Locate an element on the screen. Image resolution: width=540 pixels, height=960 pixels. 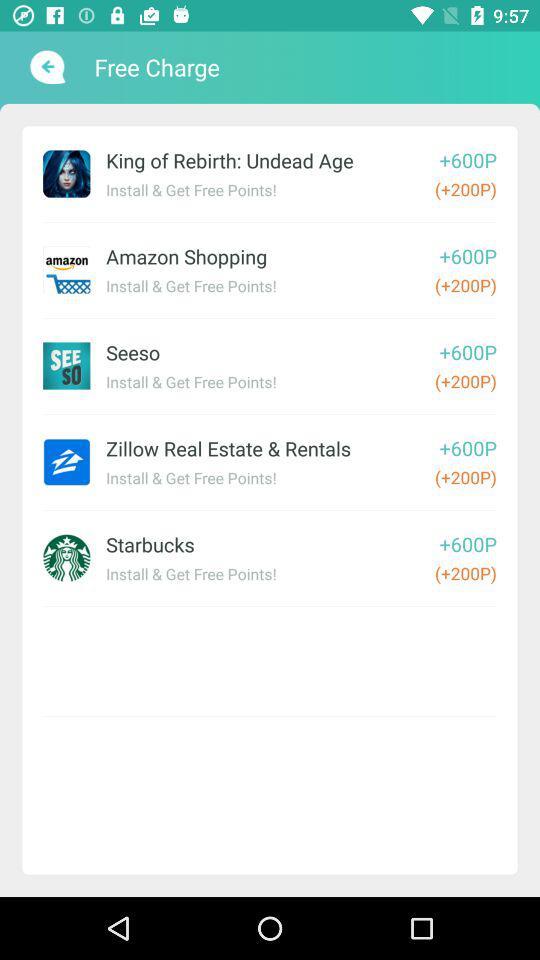
the arrow_backward icon is located at coordinates (45, 67).